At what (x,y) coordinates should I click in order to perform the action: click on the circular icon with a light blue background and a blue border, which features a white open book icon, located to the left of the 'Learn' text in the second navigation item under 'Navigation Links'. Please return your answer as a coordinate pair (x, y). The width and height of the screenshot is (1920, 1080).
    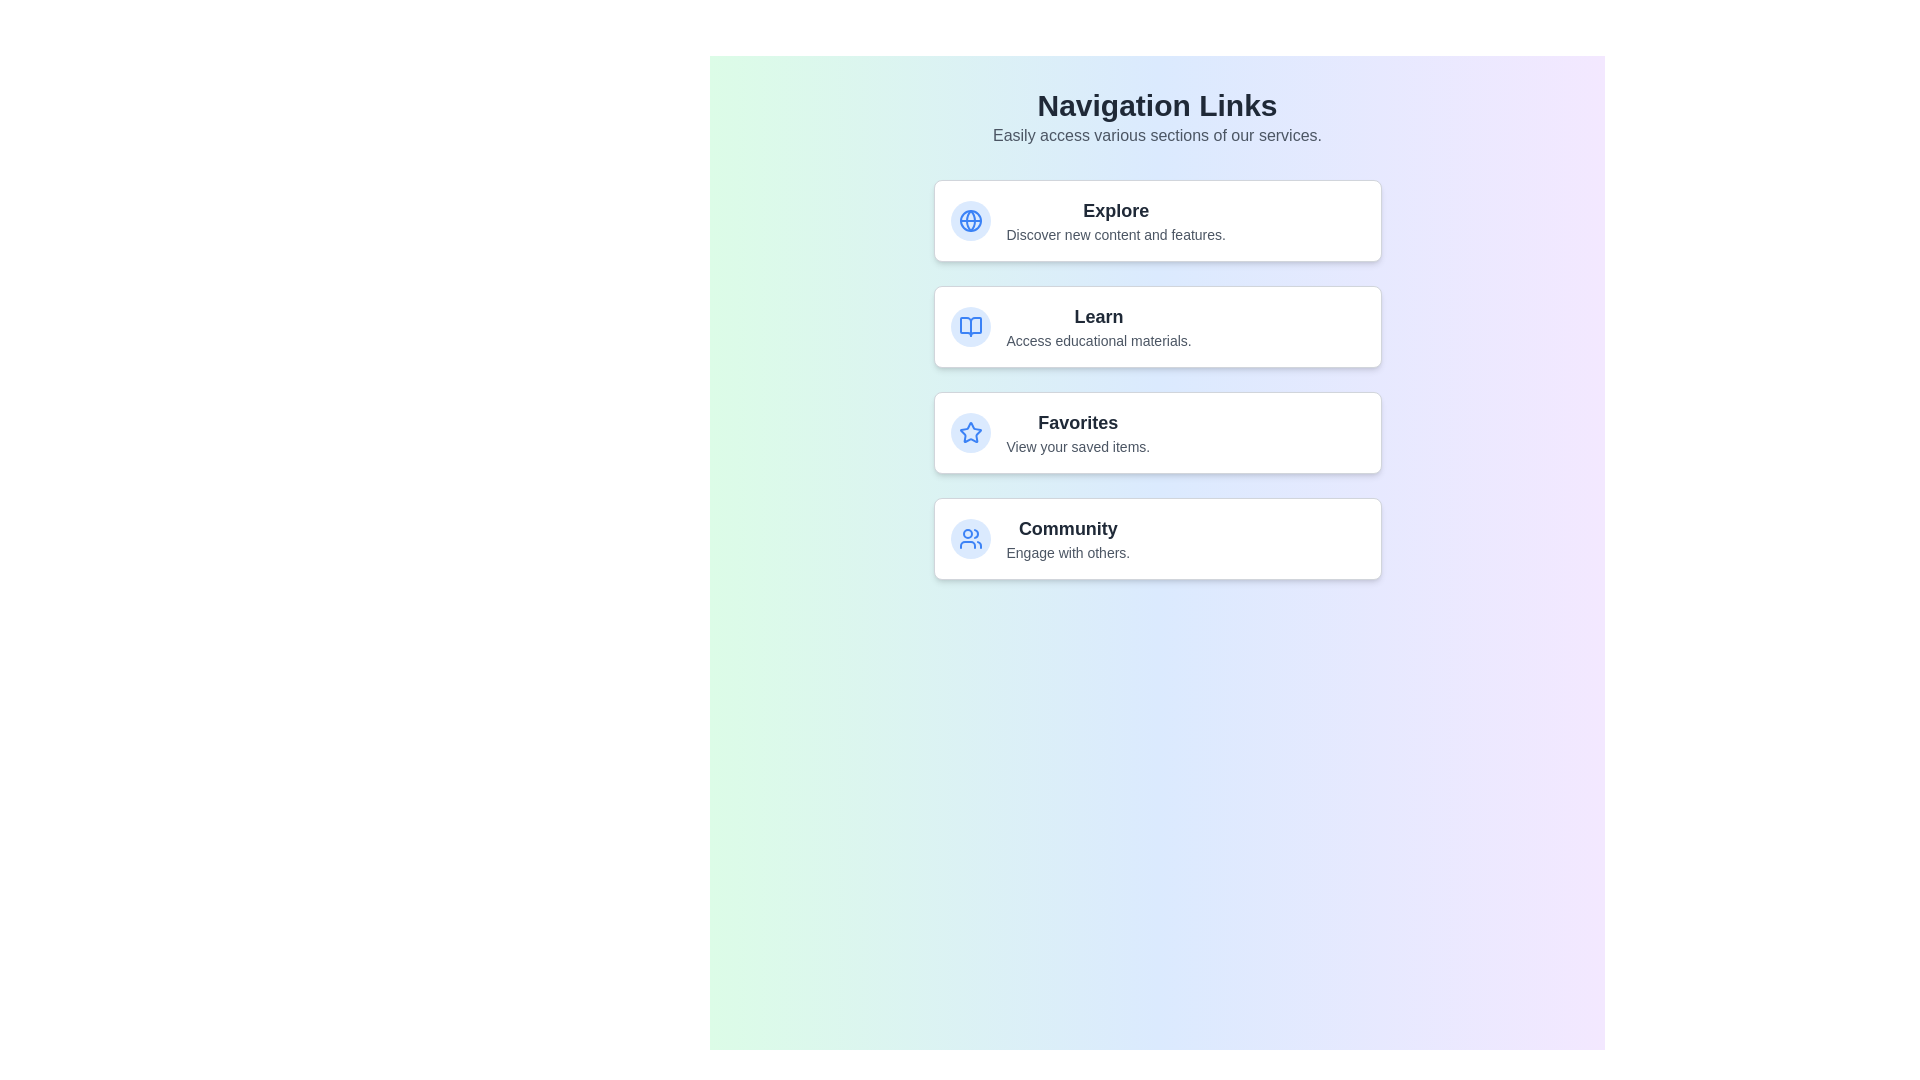
    Looking at the image, I should click on (970, 326).